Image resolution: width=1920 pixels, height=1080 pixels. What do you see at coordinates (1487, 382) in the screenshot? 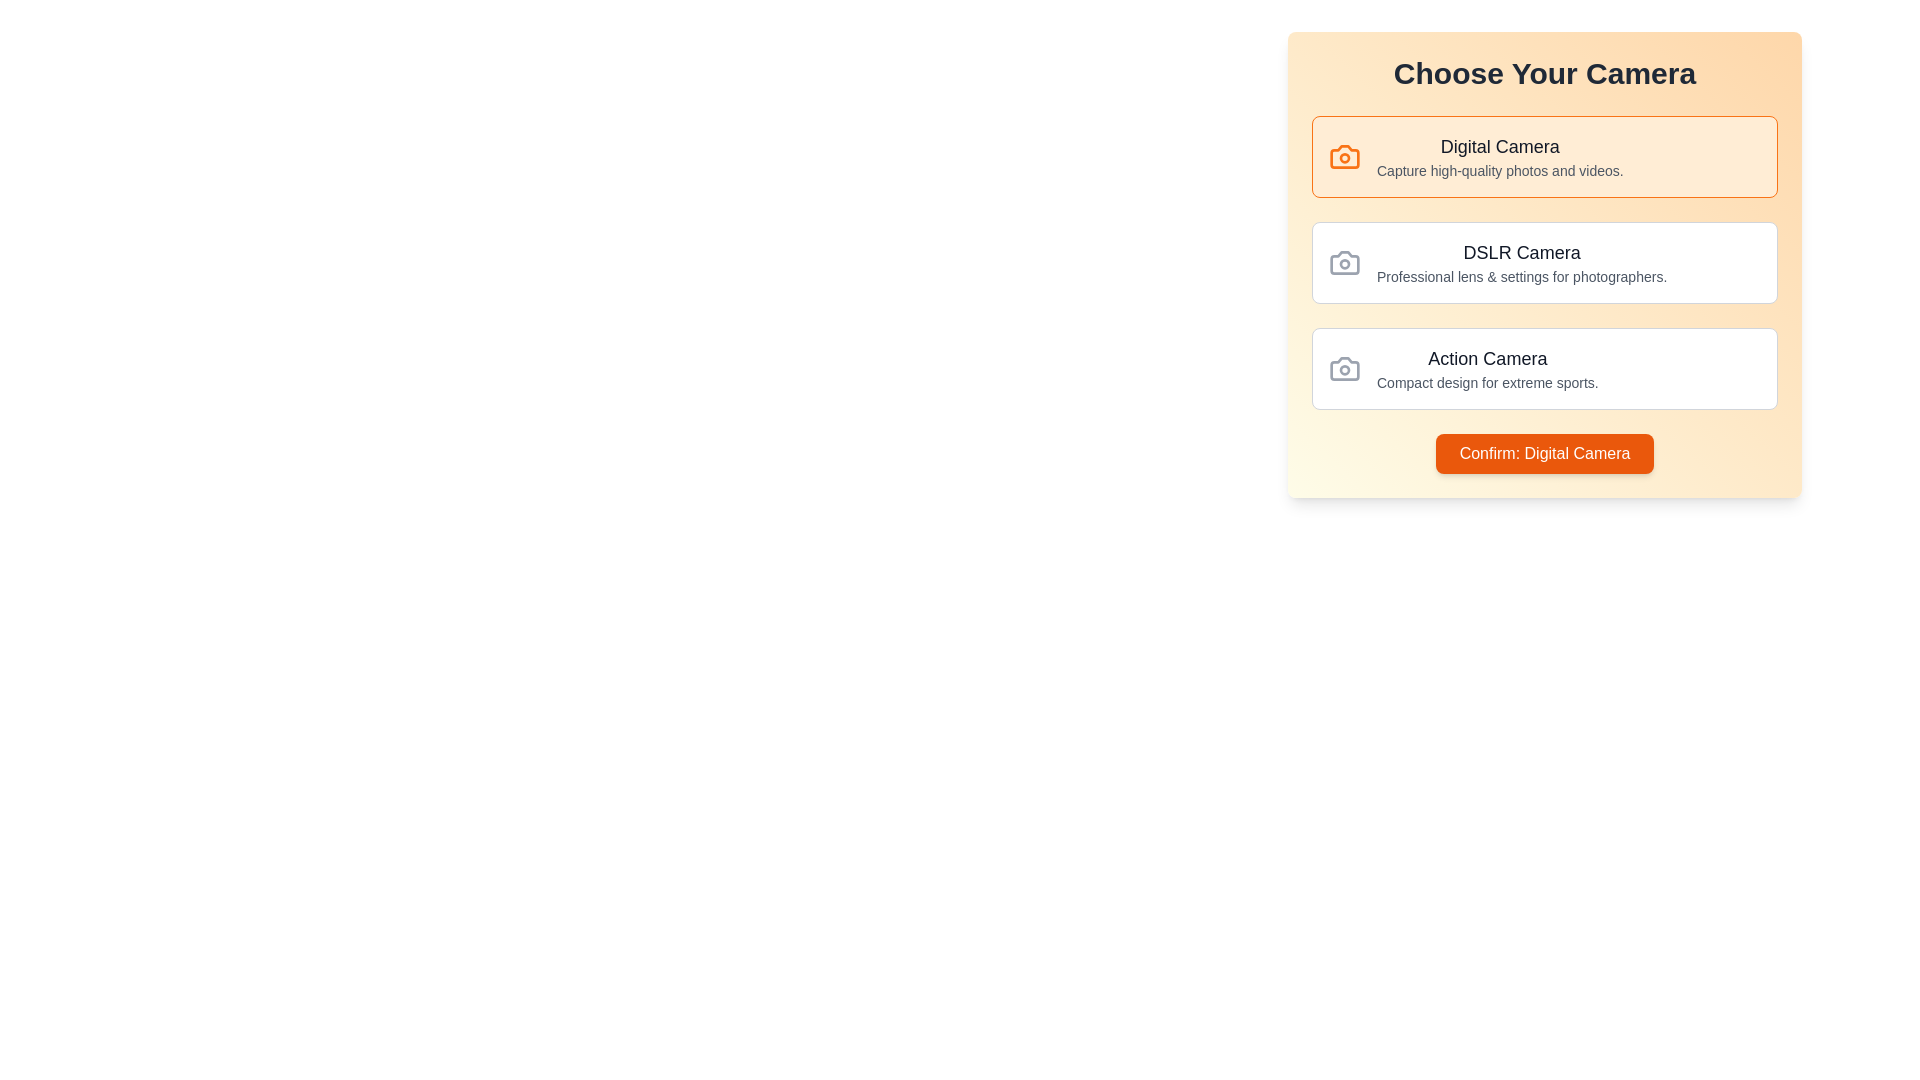
I see `the text component displaying 'Compact design for extreme sports.' located below the title 'Action Camera' in the bottom-right section of the interface` at bounding box center [1487, 382].